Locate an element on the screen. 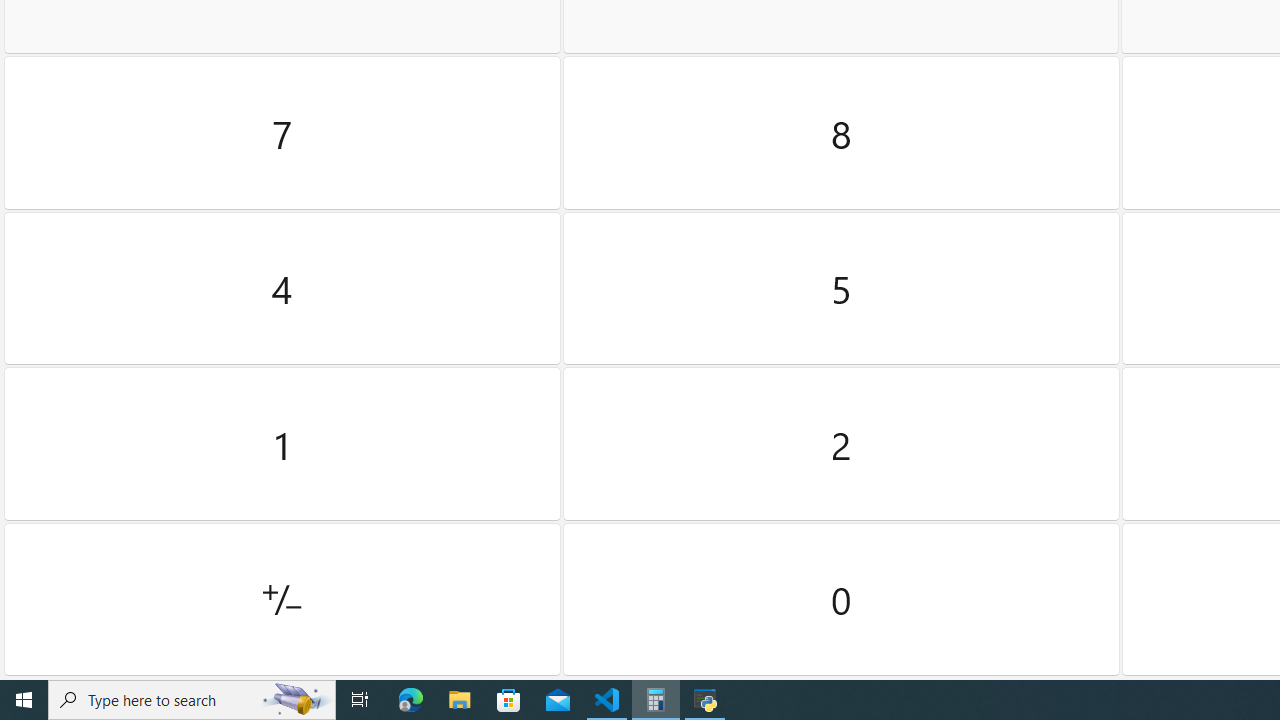 Image resolution: width=1280 pixels, height=720 pixels. 'Seven' is located at coordinates (281, 133).